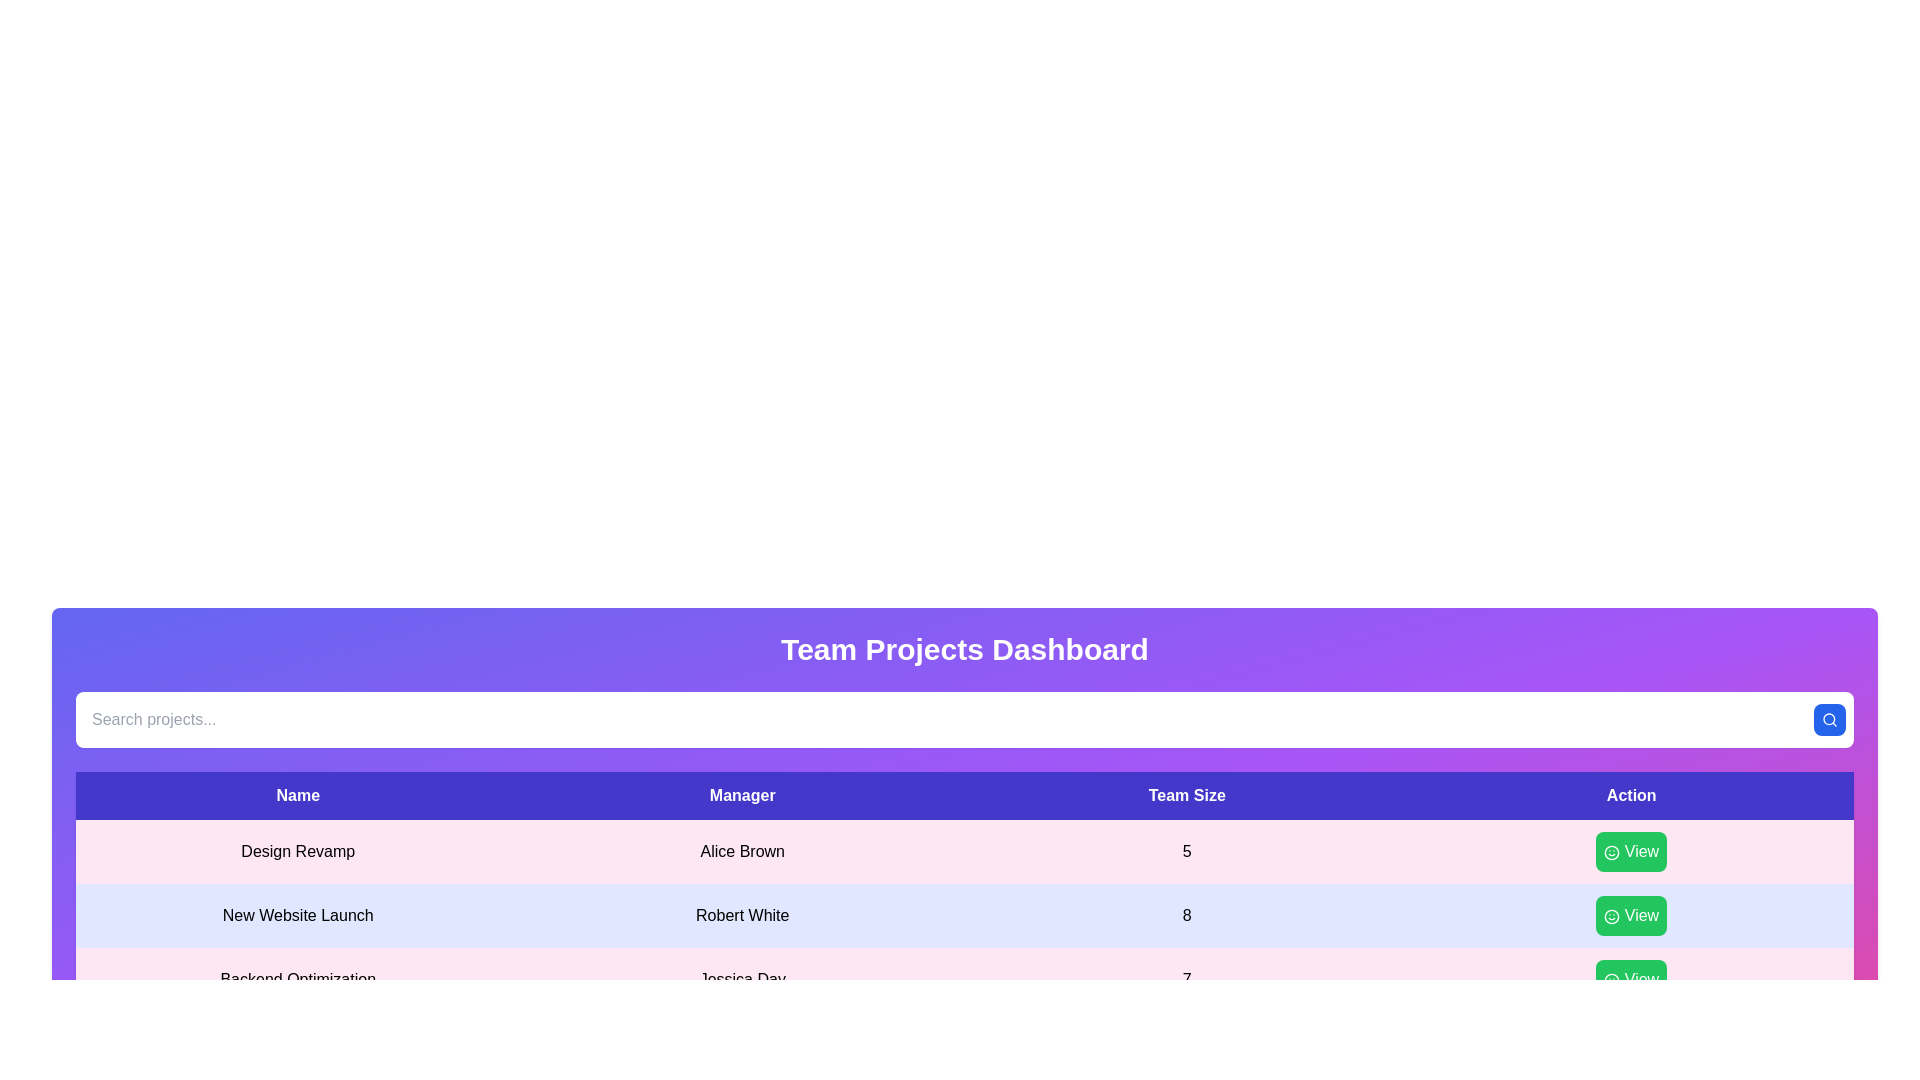  Describe the element at coordinates (297, 794) in the screenshot. I see `the 'Name' table header cell, which is the first cell in the header row of the table layout` at that location.